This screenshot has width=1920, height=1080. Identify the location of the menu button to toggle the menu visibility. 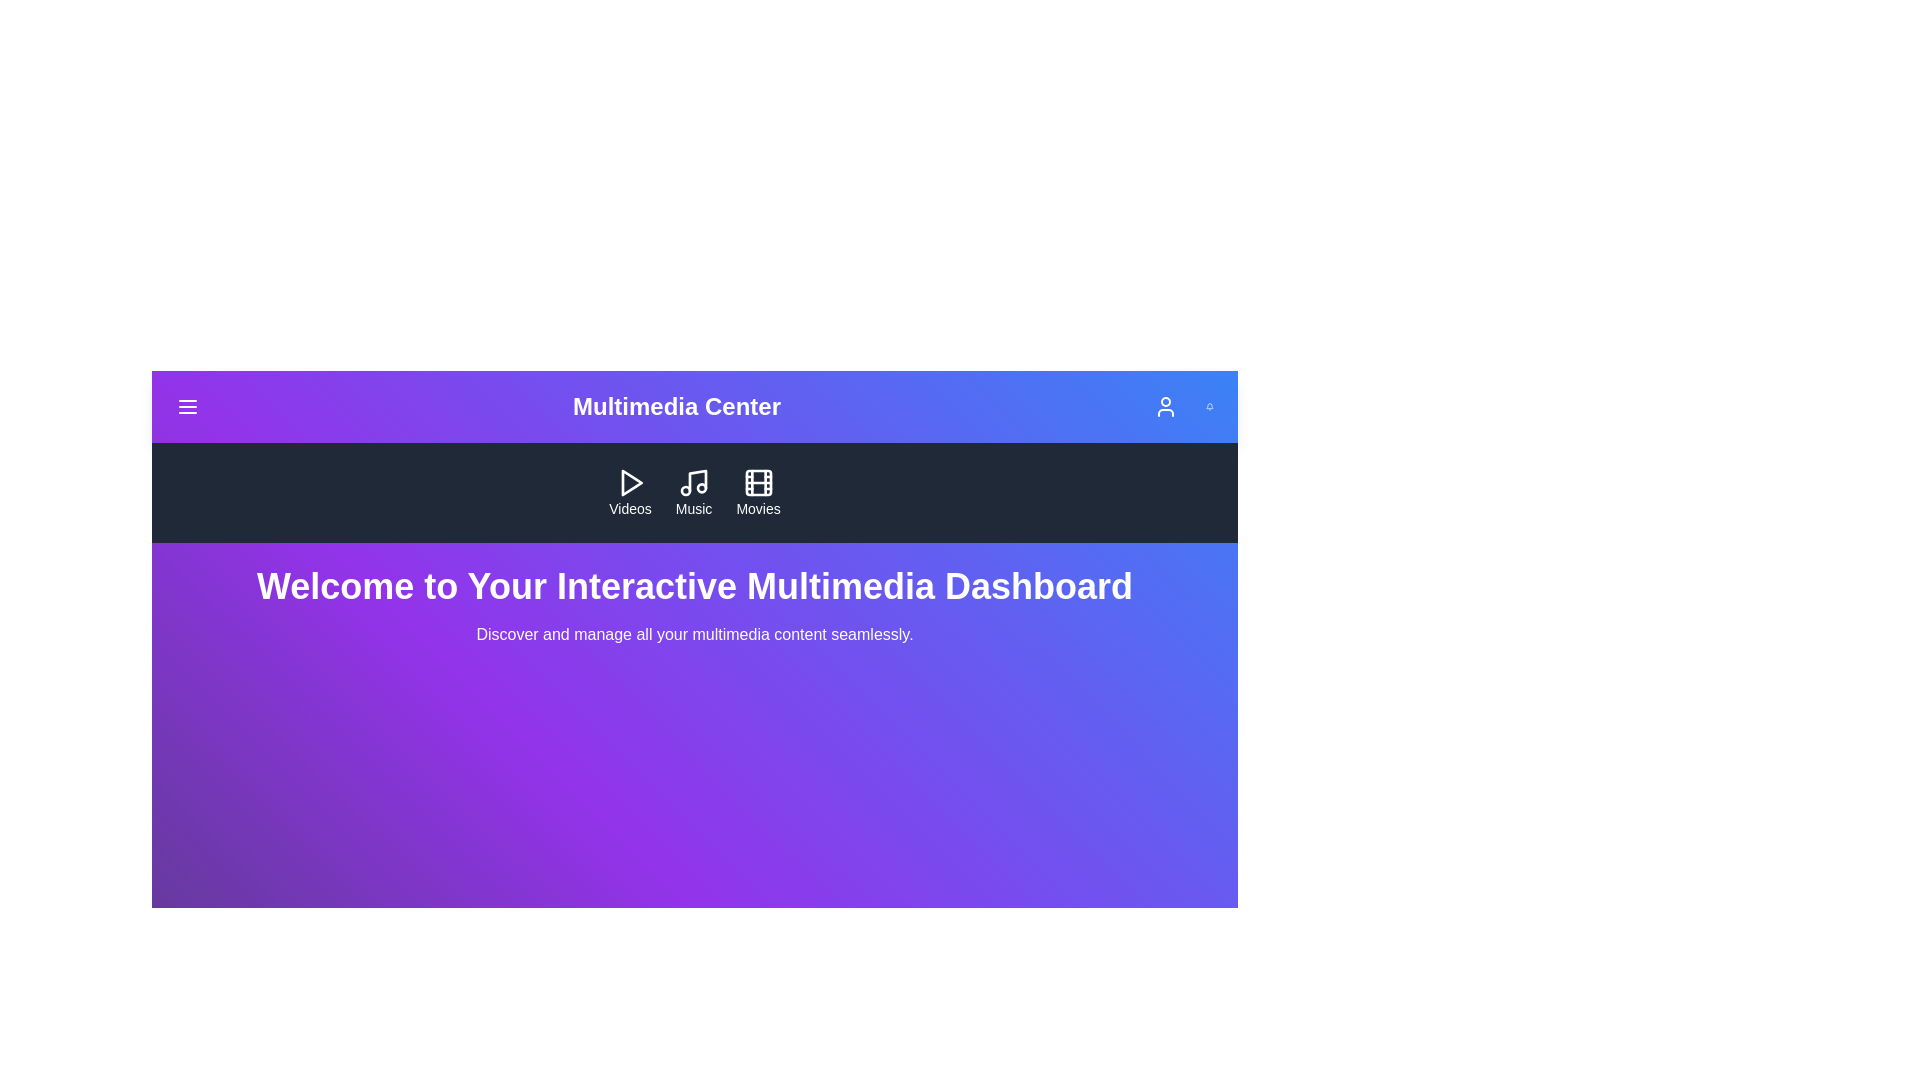
(187, 406).